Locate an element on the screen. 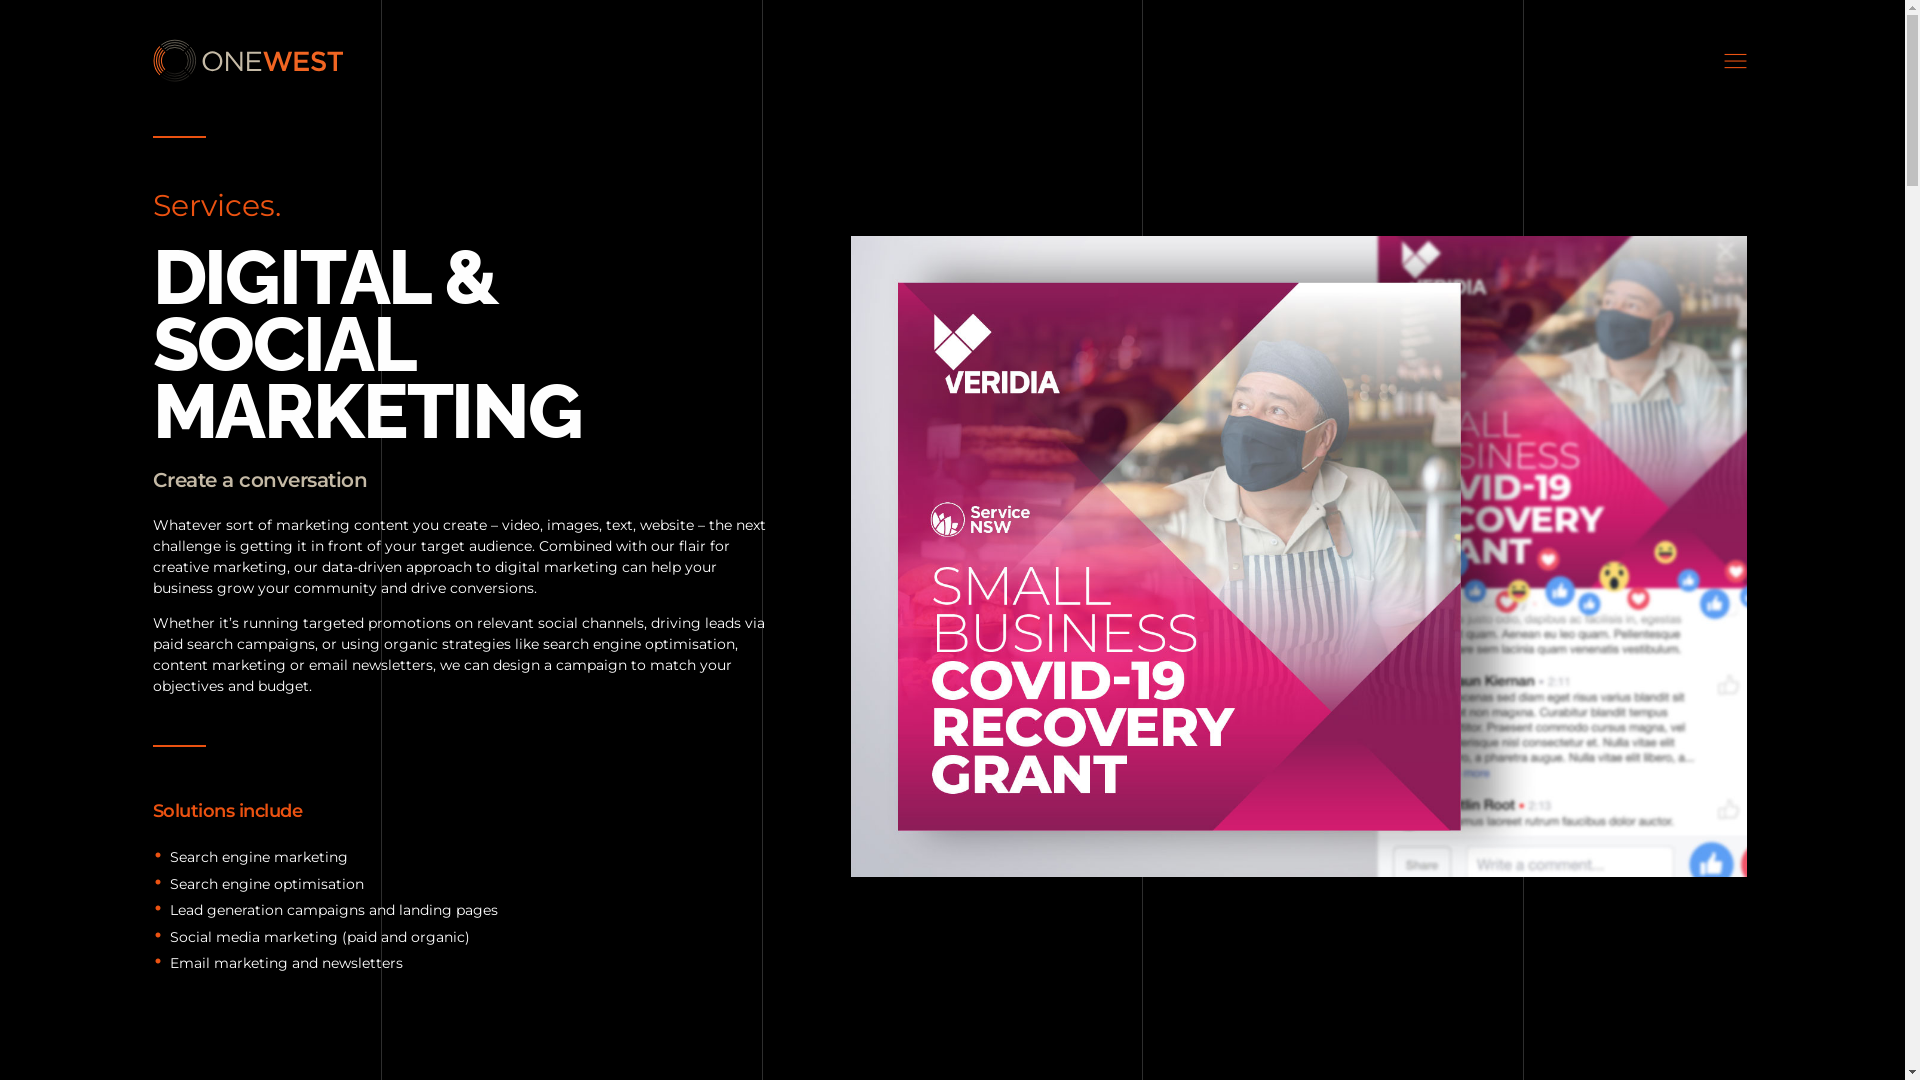 The width and height of the screenshot is (1920, 1080). 'OneWest Design & Media' is located at coordinates (277, 93).